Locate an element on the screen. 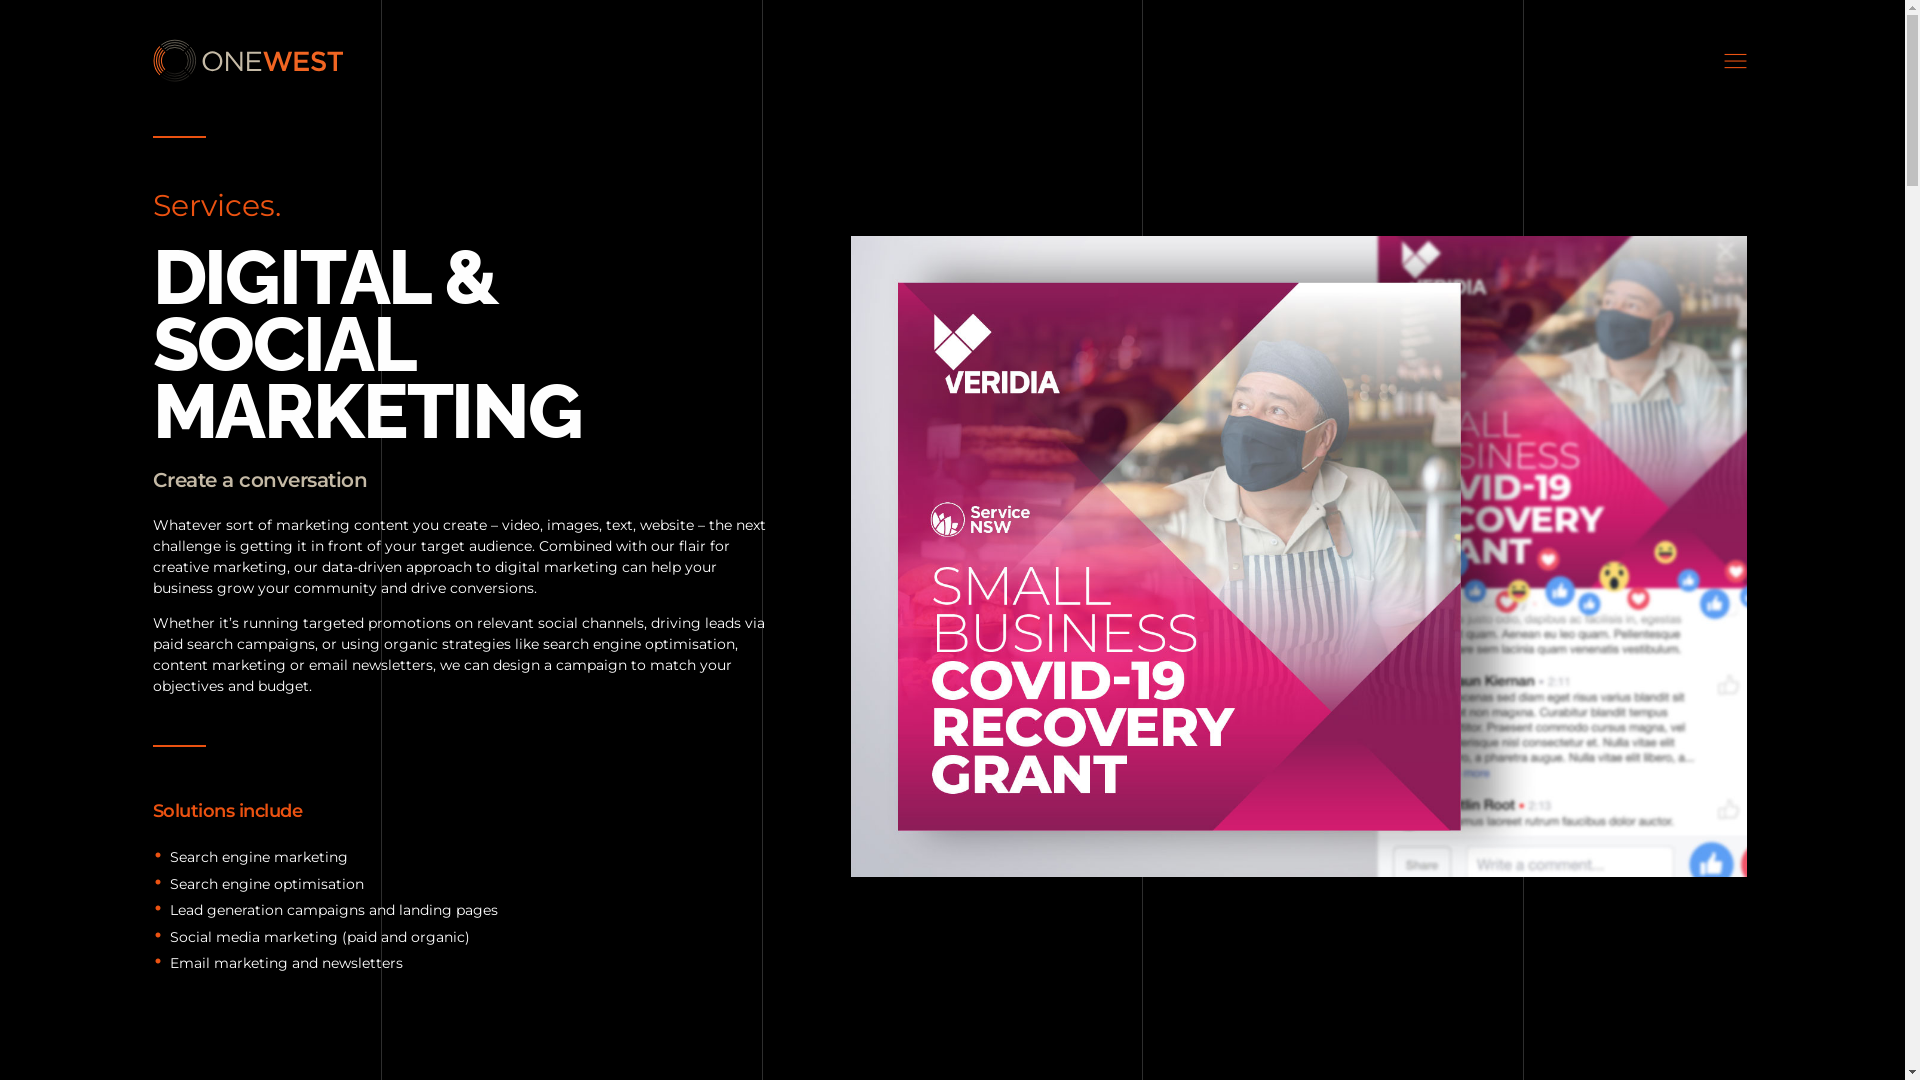 The width and height of the screenshot is (1920, 1080). 'OneWest Design & Media' is located at coordinates (277, 93).